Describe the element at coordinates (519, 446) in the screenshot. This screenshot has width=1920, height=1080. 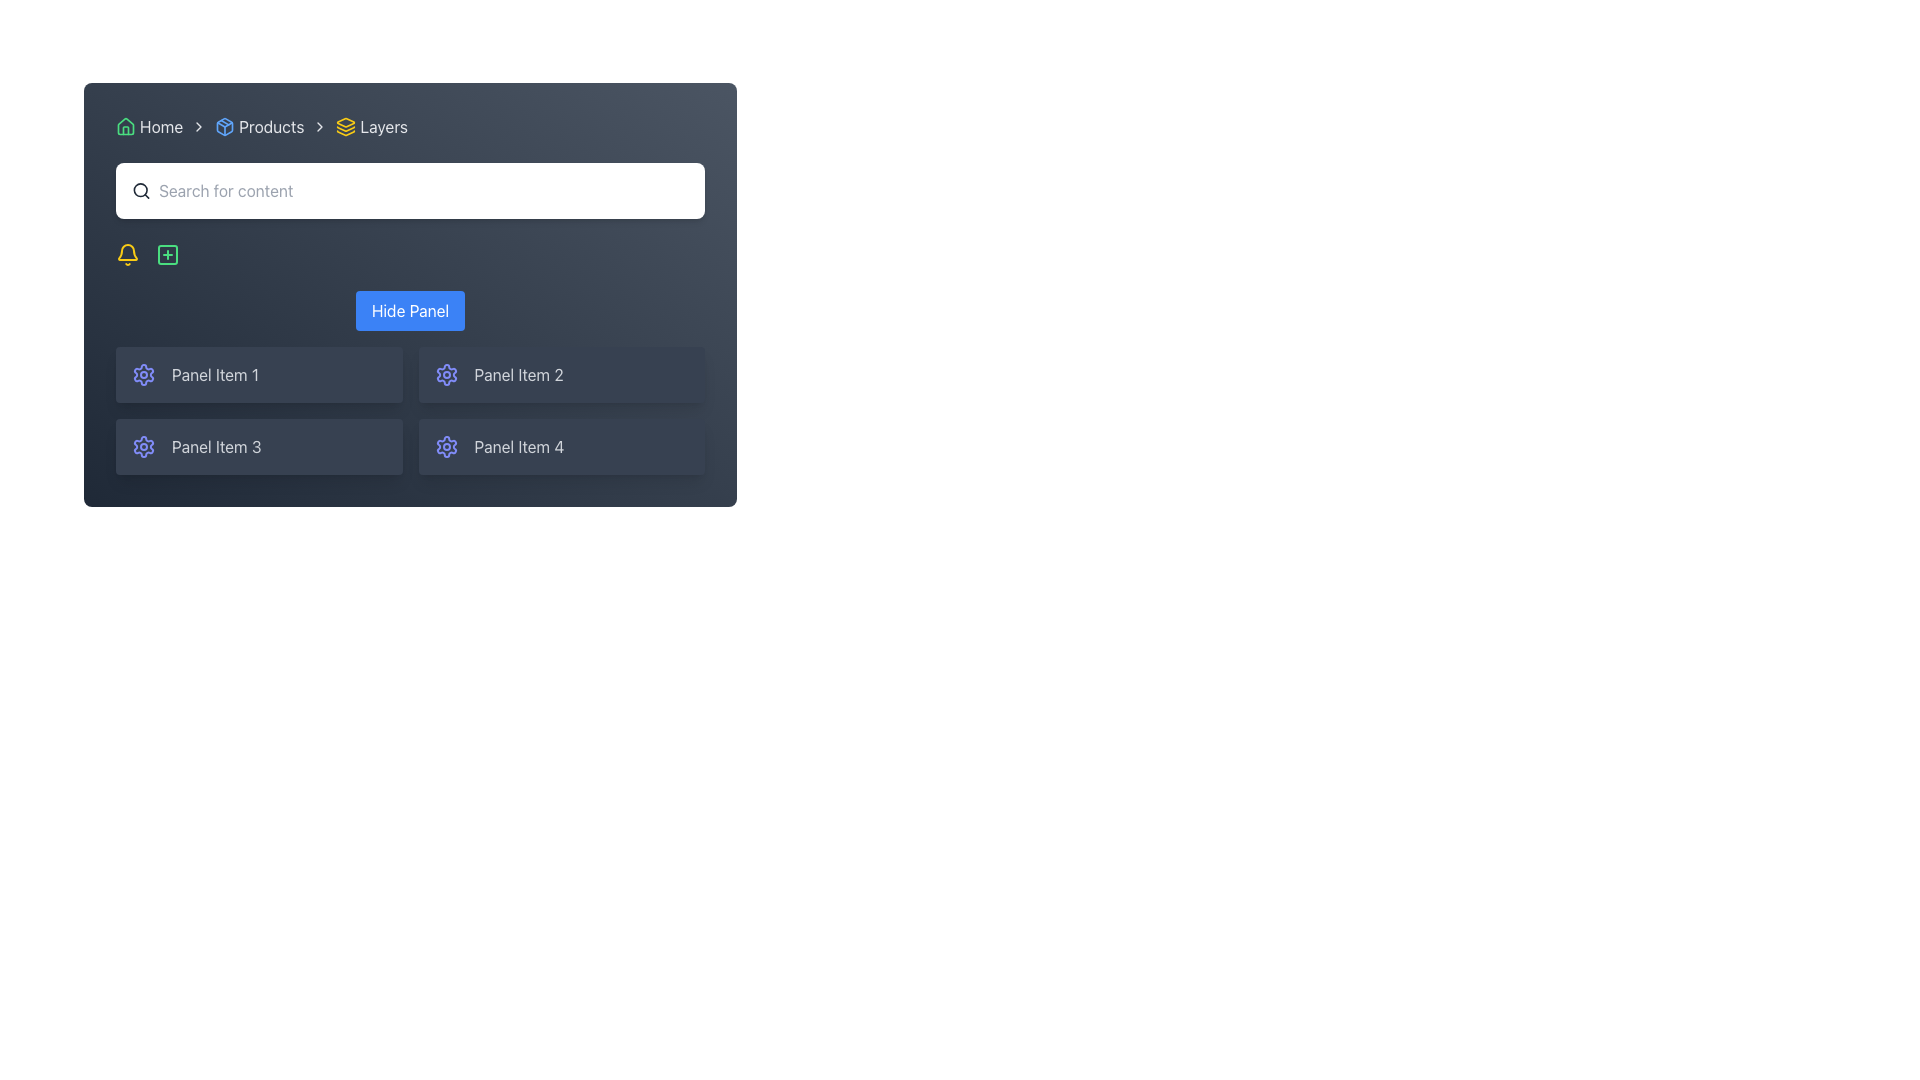
I see `text label 'Panel Item 4' located in the bottom right corner of a grid layout, styled in gray font within a dark rectangular panel` at that location.